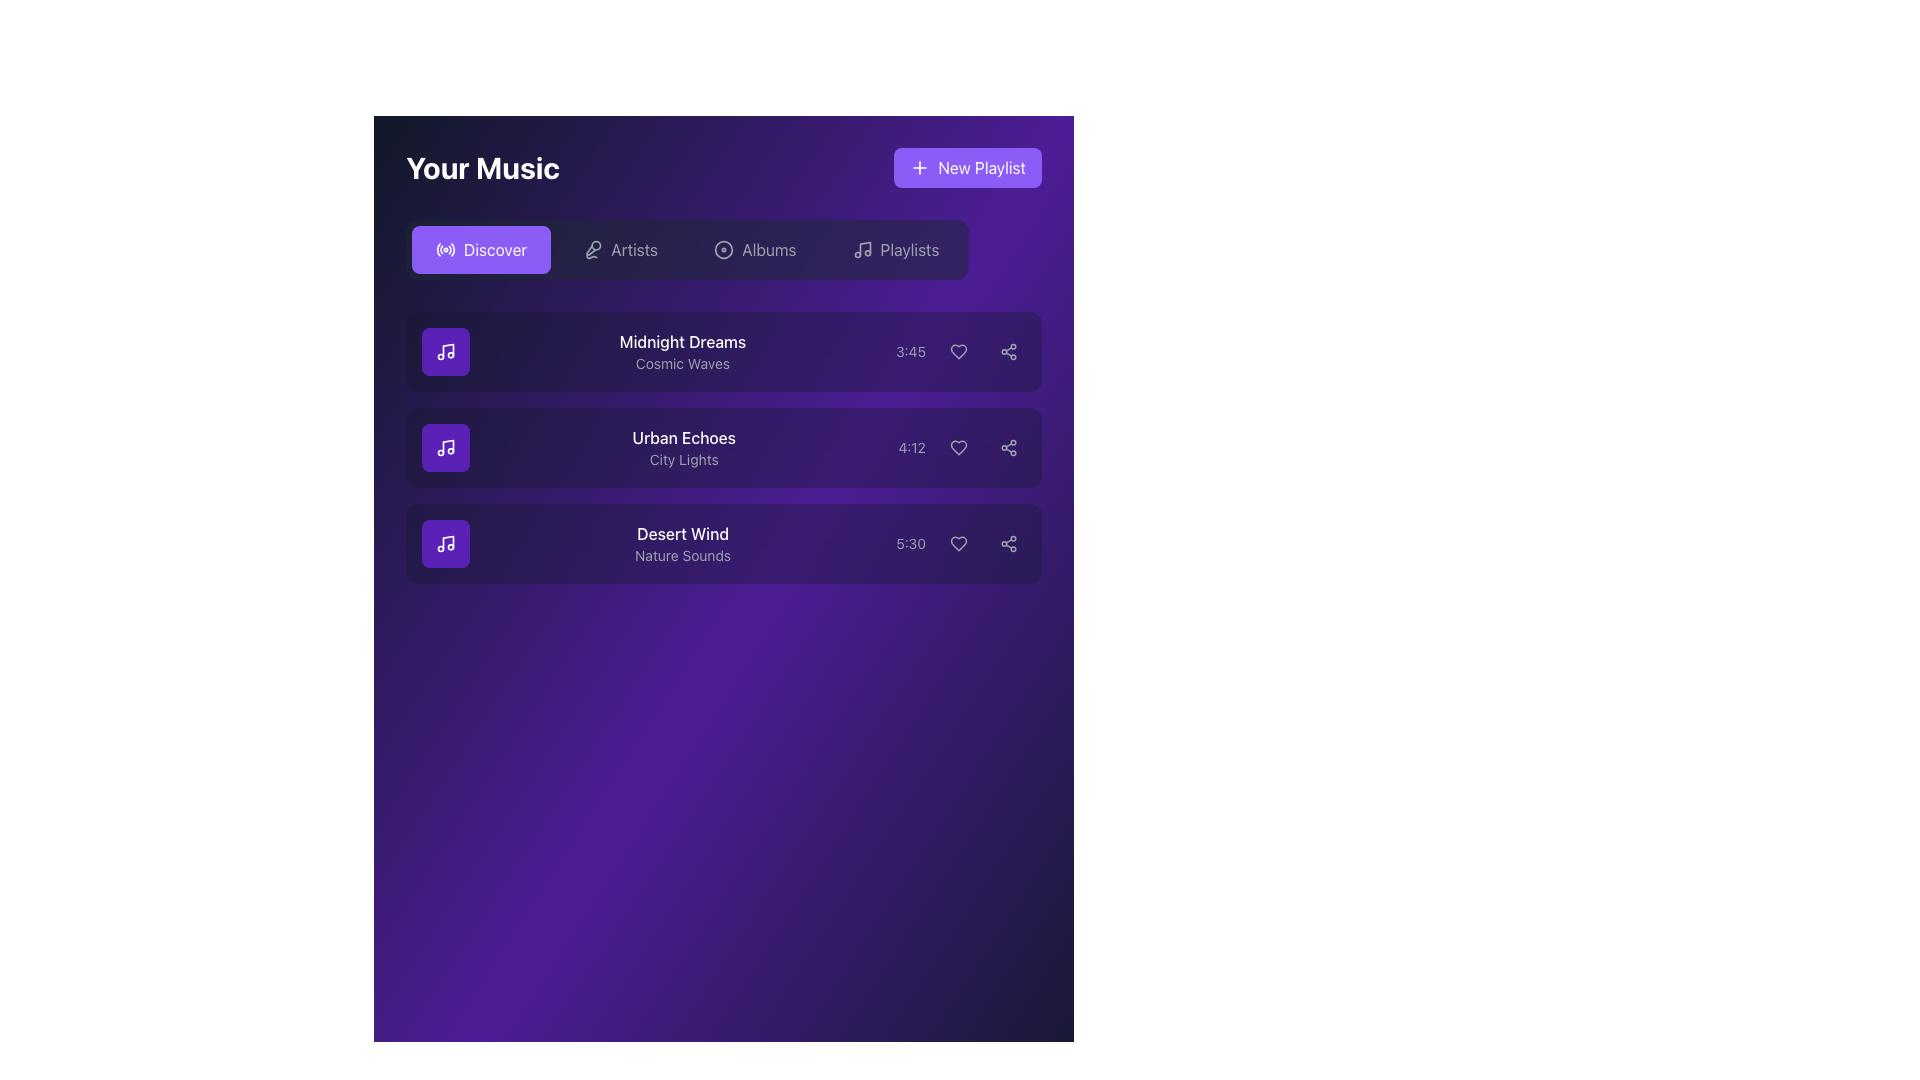 This screenshot has width=1920, height=1080. I want to click on the share icon represented by three connected circles forming a triangular structure, located to the rightmost side of the third track entry labeled 'Desert Wind', to initiate sharing, so click(1008, 543).